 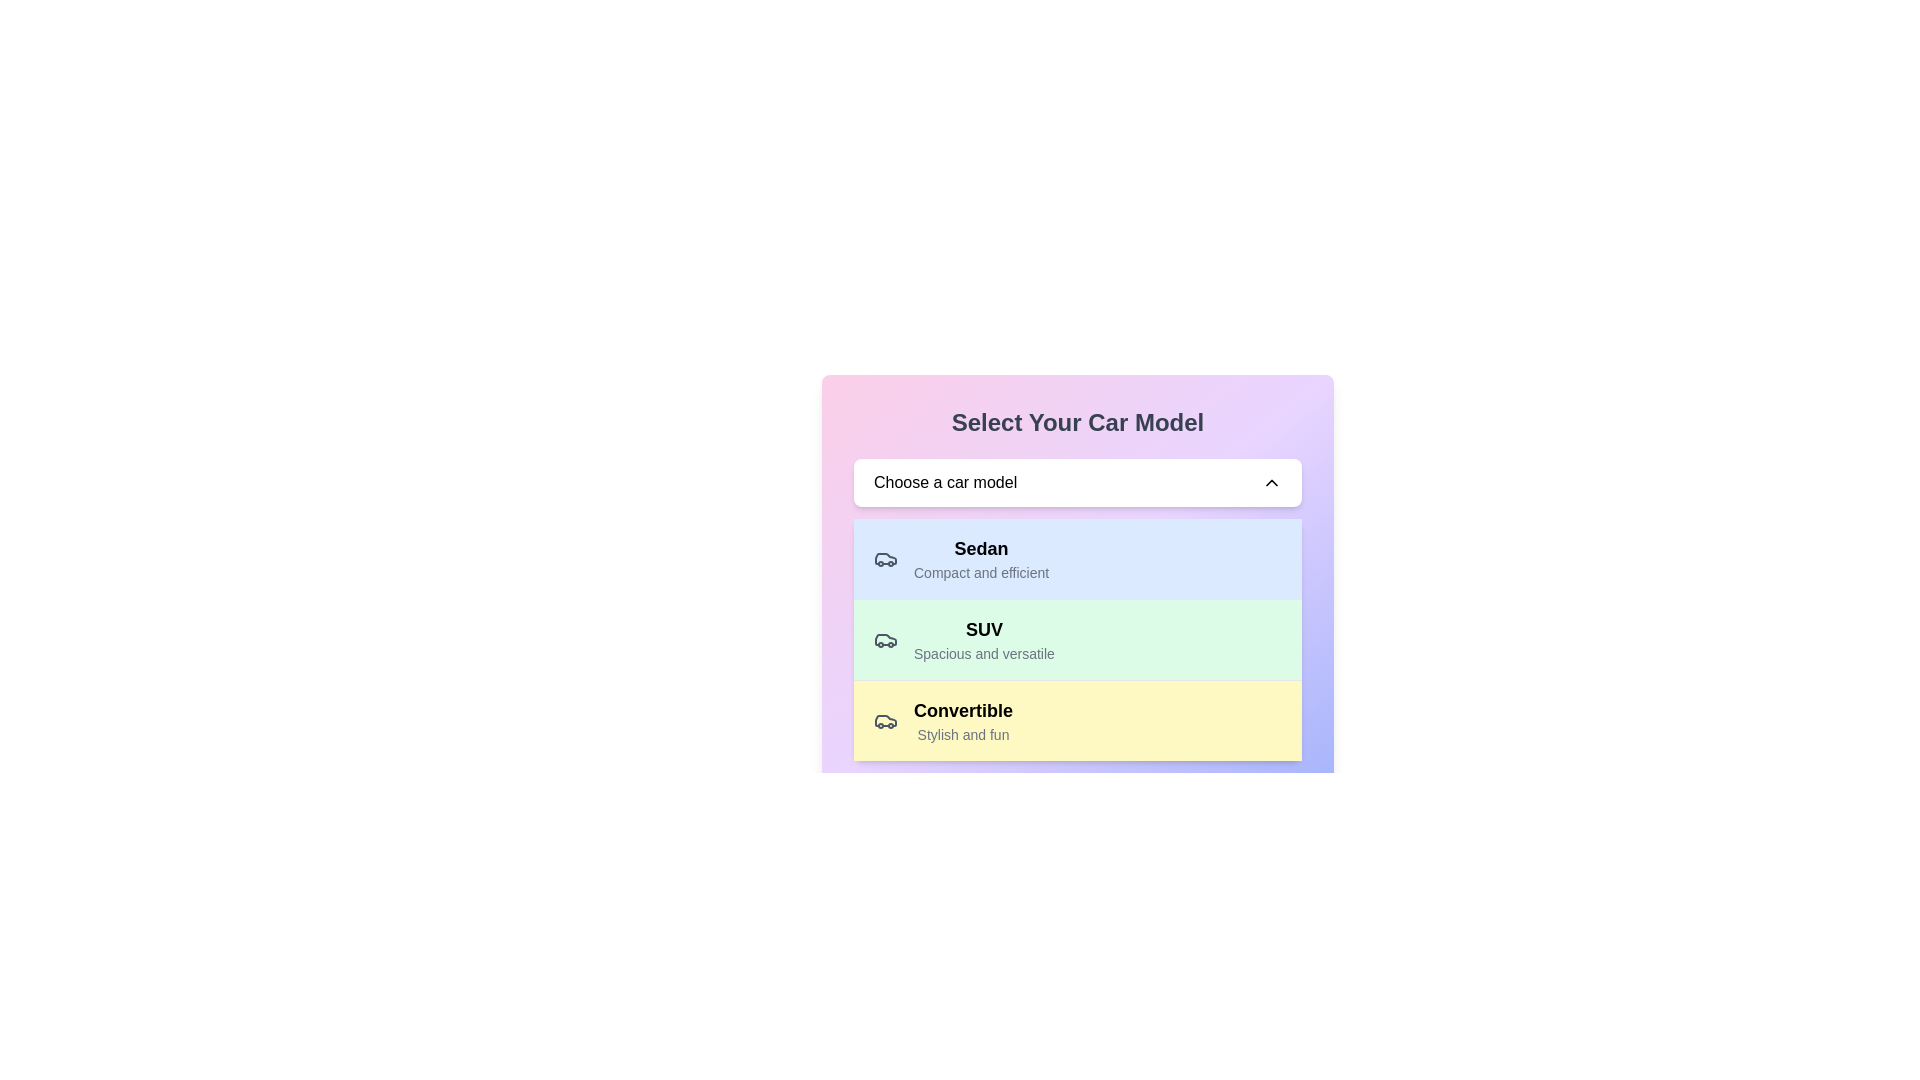 What do you see at coordinates (964, 640) in the screenshot?
I see `the informational label representing the SUV option in the car model selector, which is the second option under the 'Select Your Car Model' heading` at bounding box center [964, 640].